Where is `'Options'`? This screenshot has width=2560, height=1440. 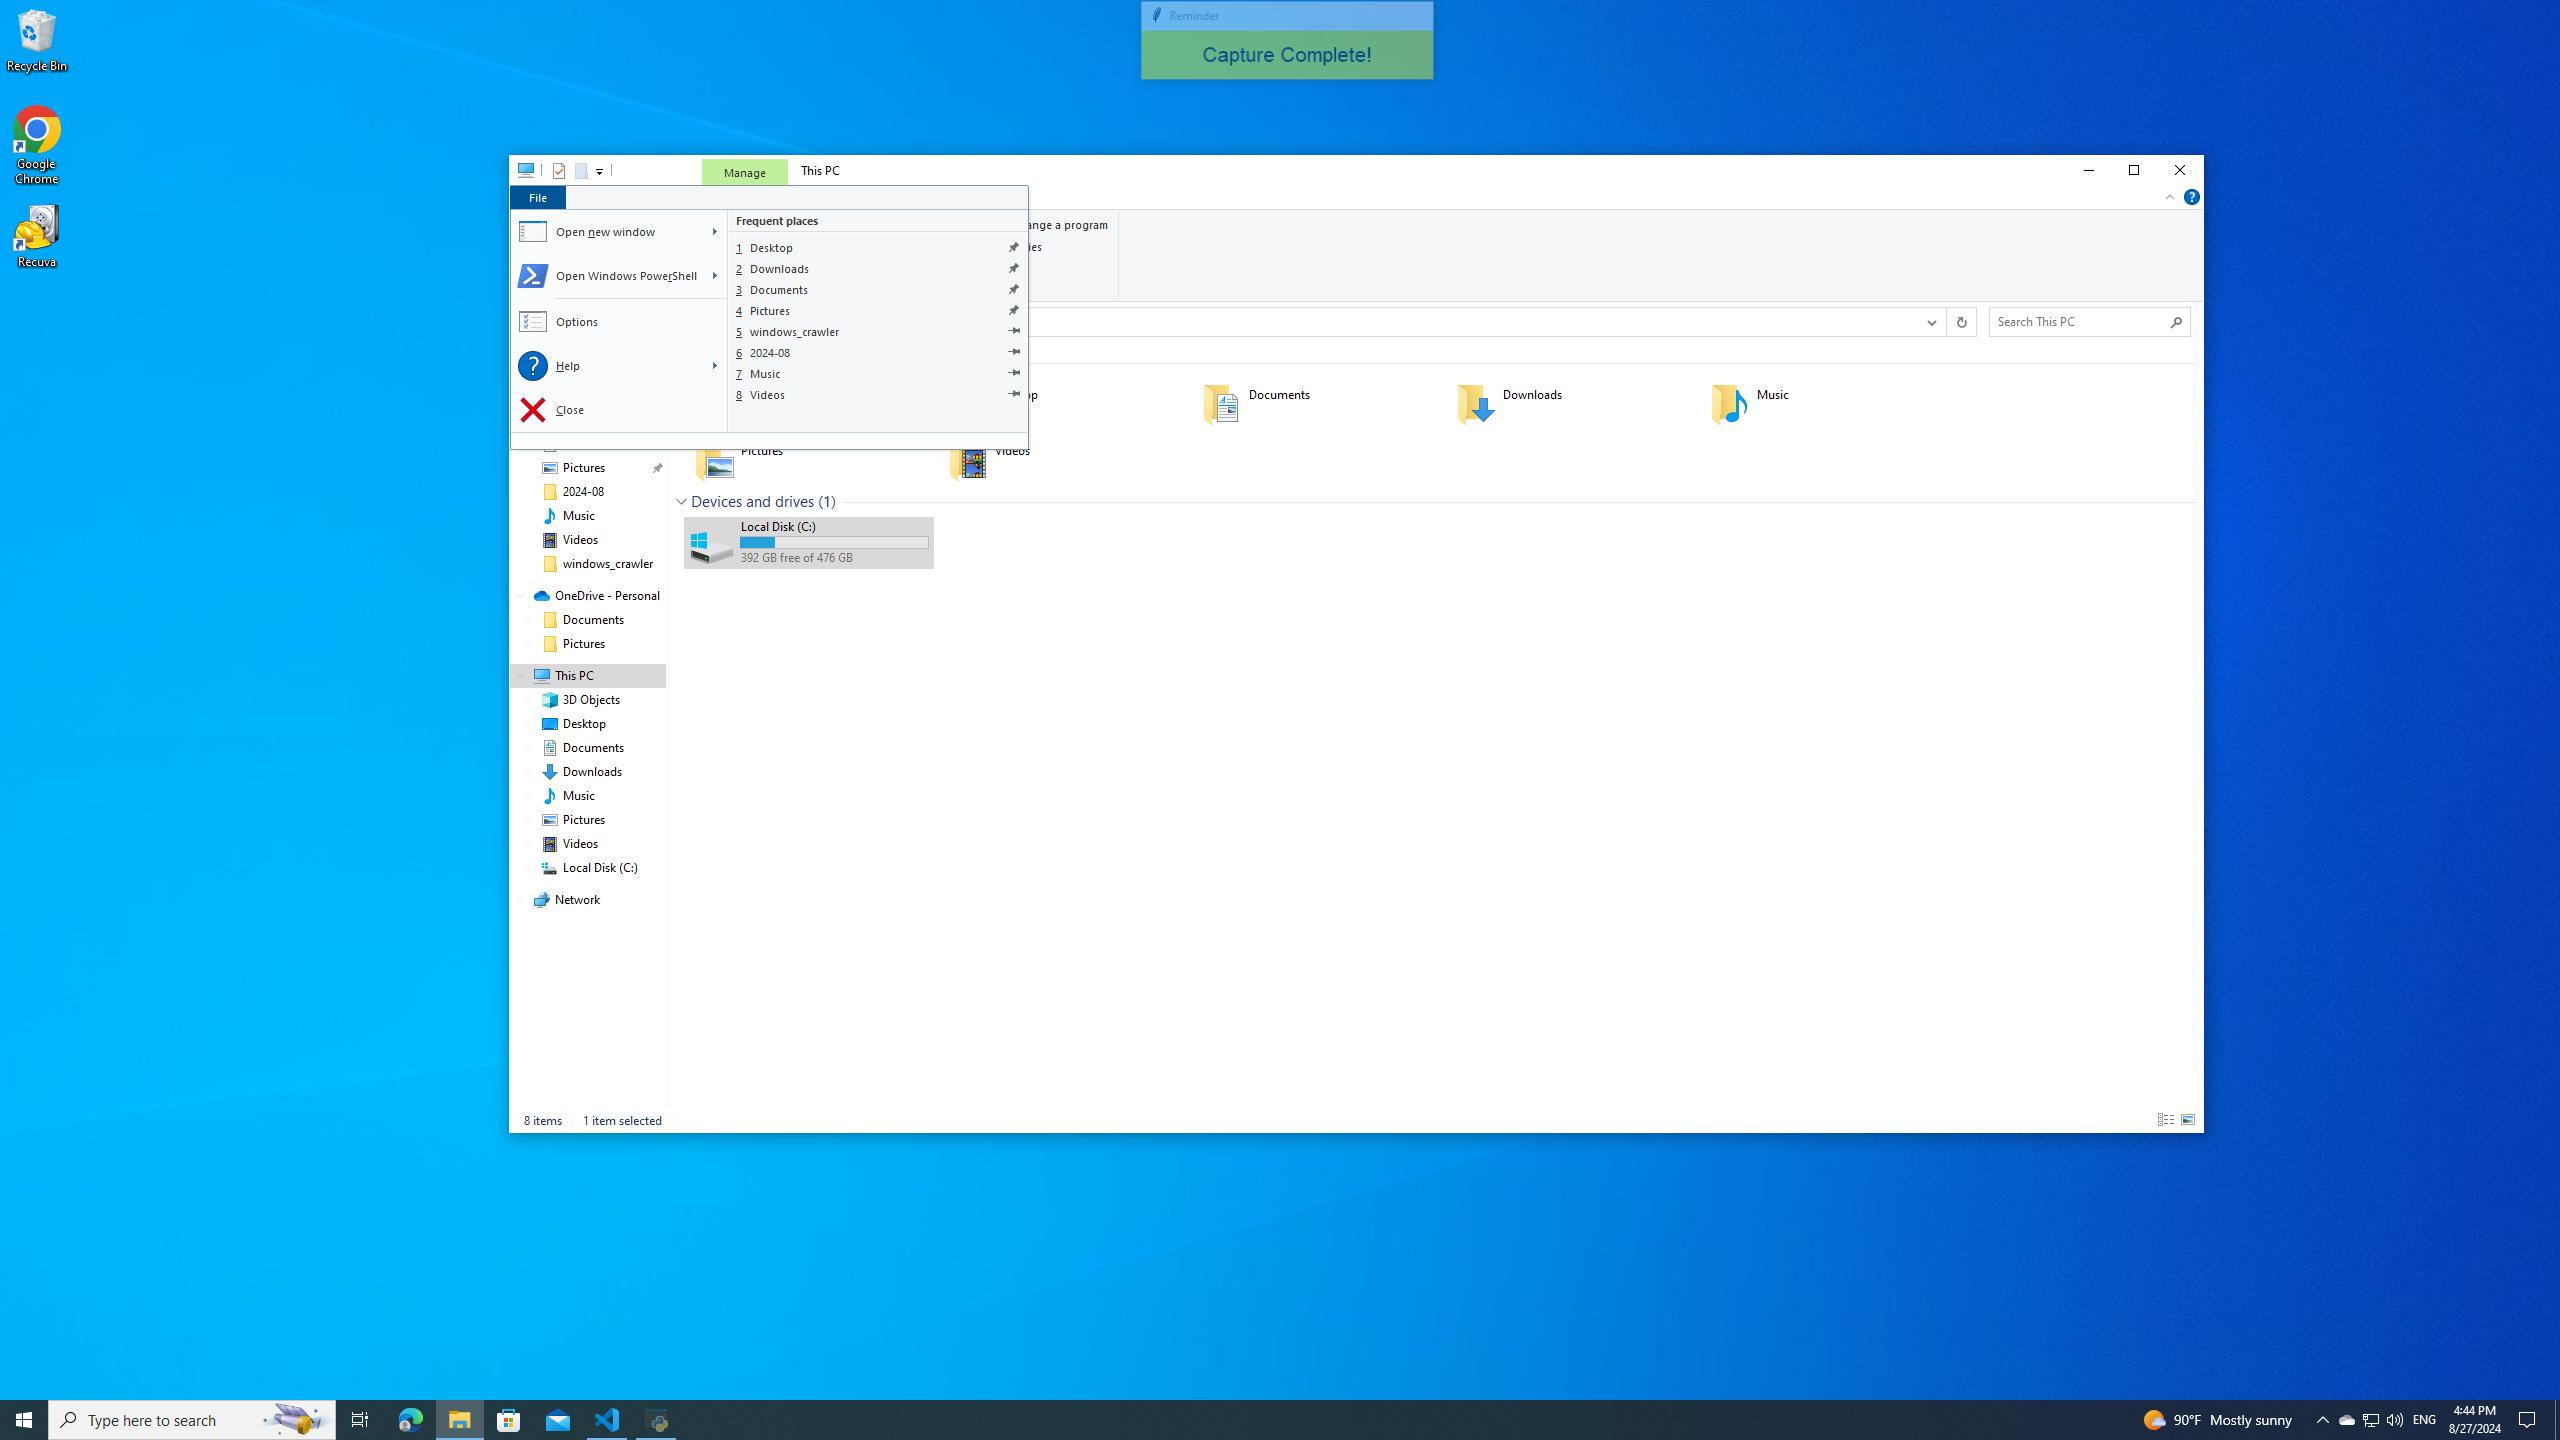 'Options' is located at coordinates (619, 321).